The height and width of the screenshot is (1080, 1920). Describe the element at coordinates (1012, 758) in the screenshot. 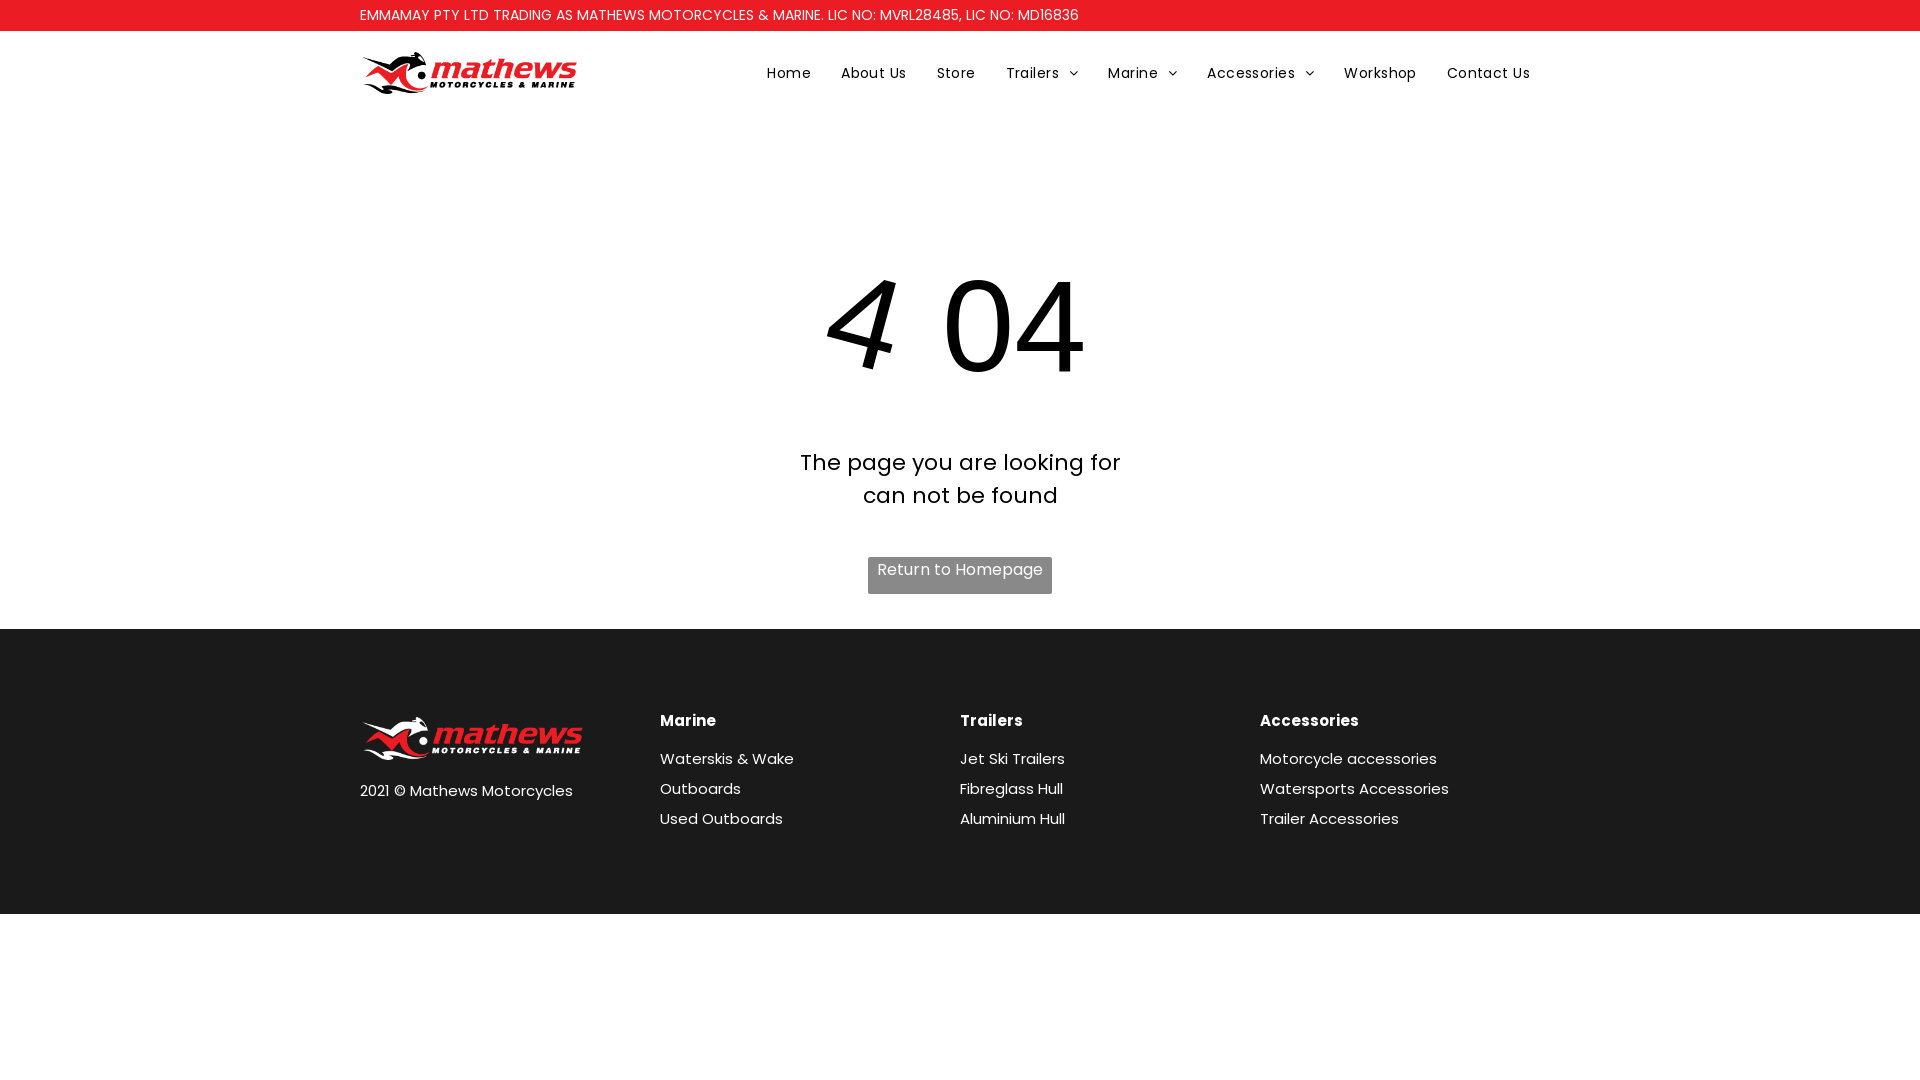

I see `'Jet Ski Trailers'` at that location.